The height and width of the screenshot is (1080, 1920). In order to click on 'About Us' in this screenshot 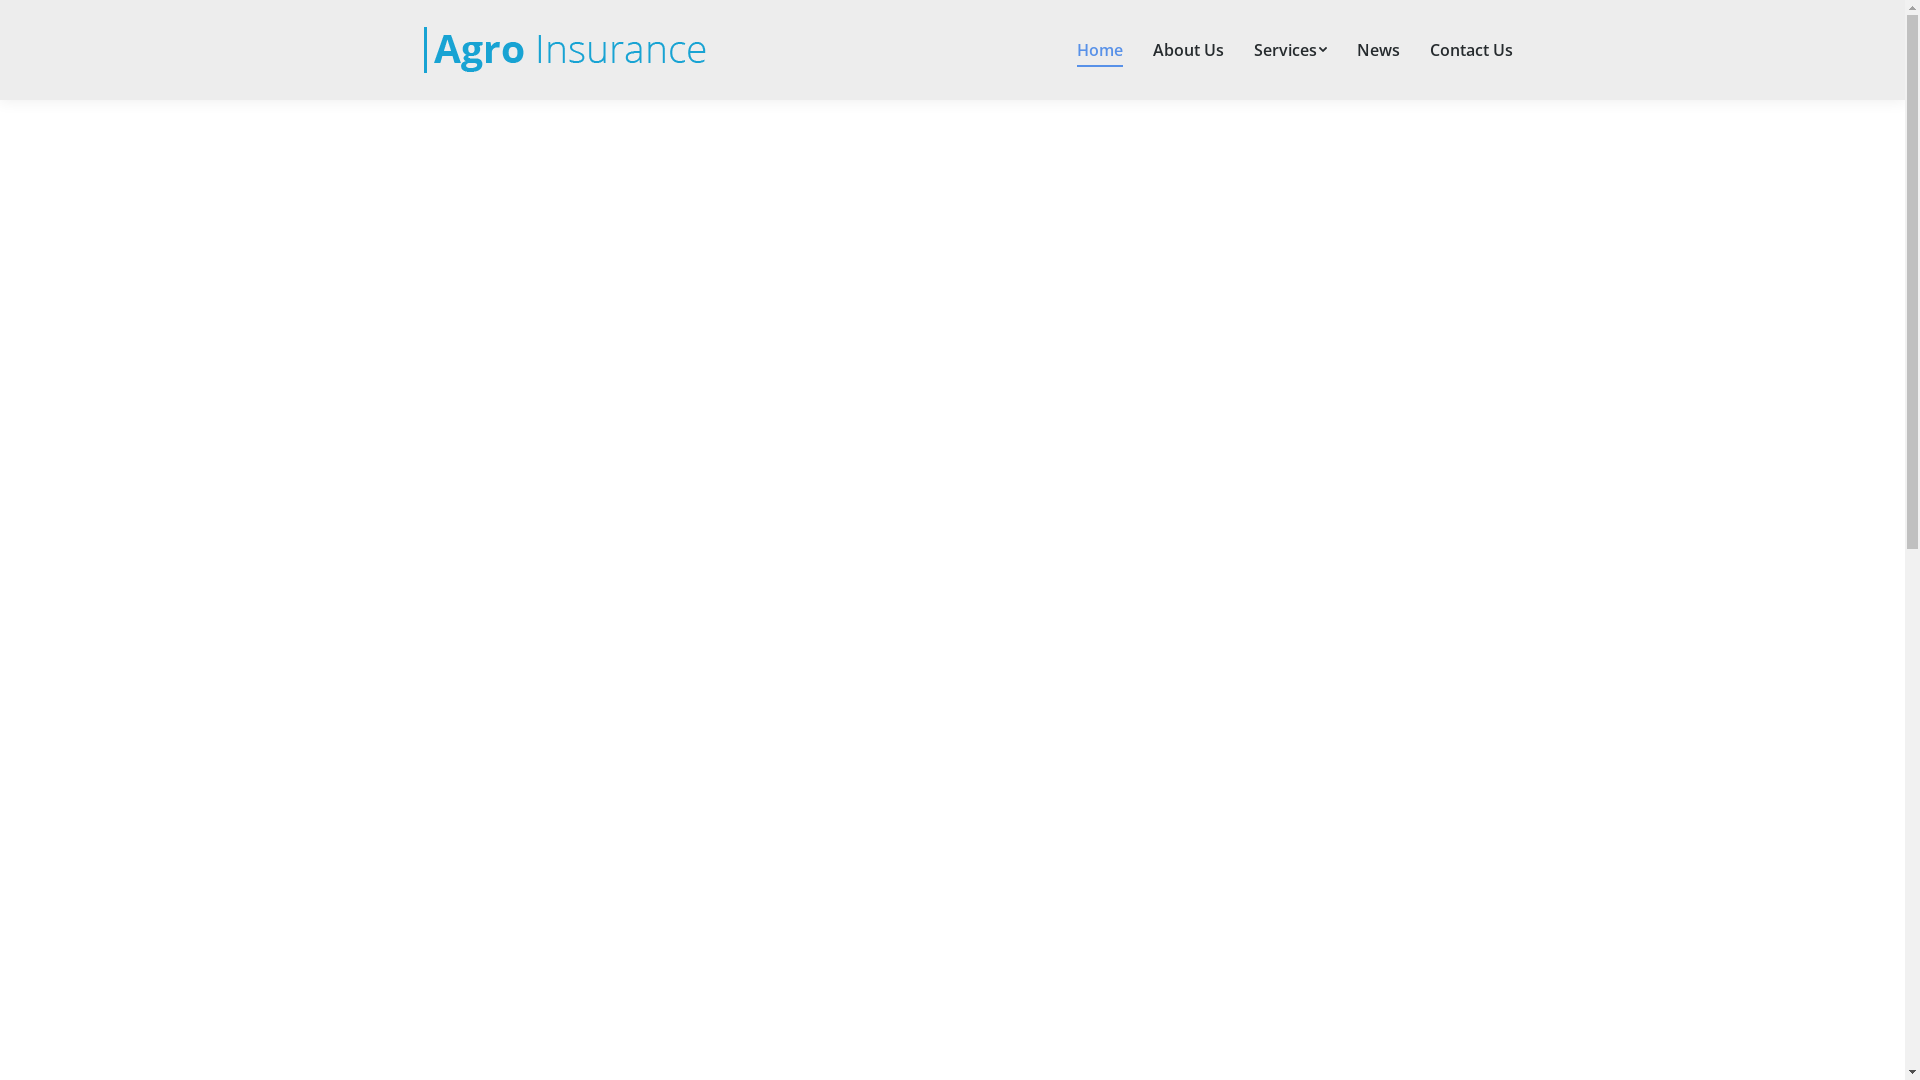, I will do `click(1188, 49)`.